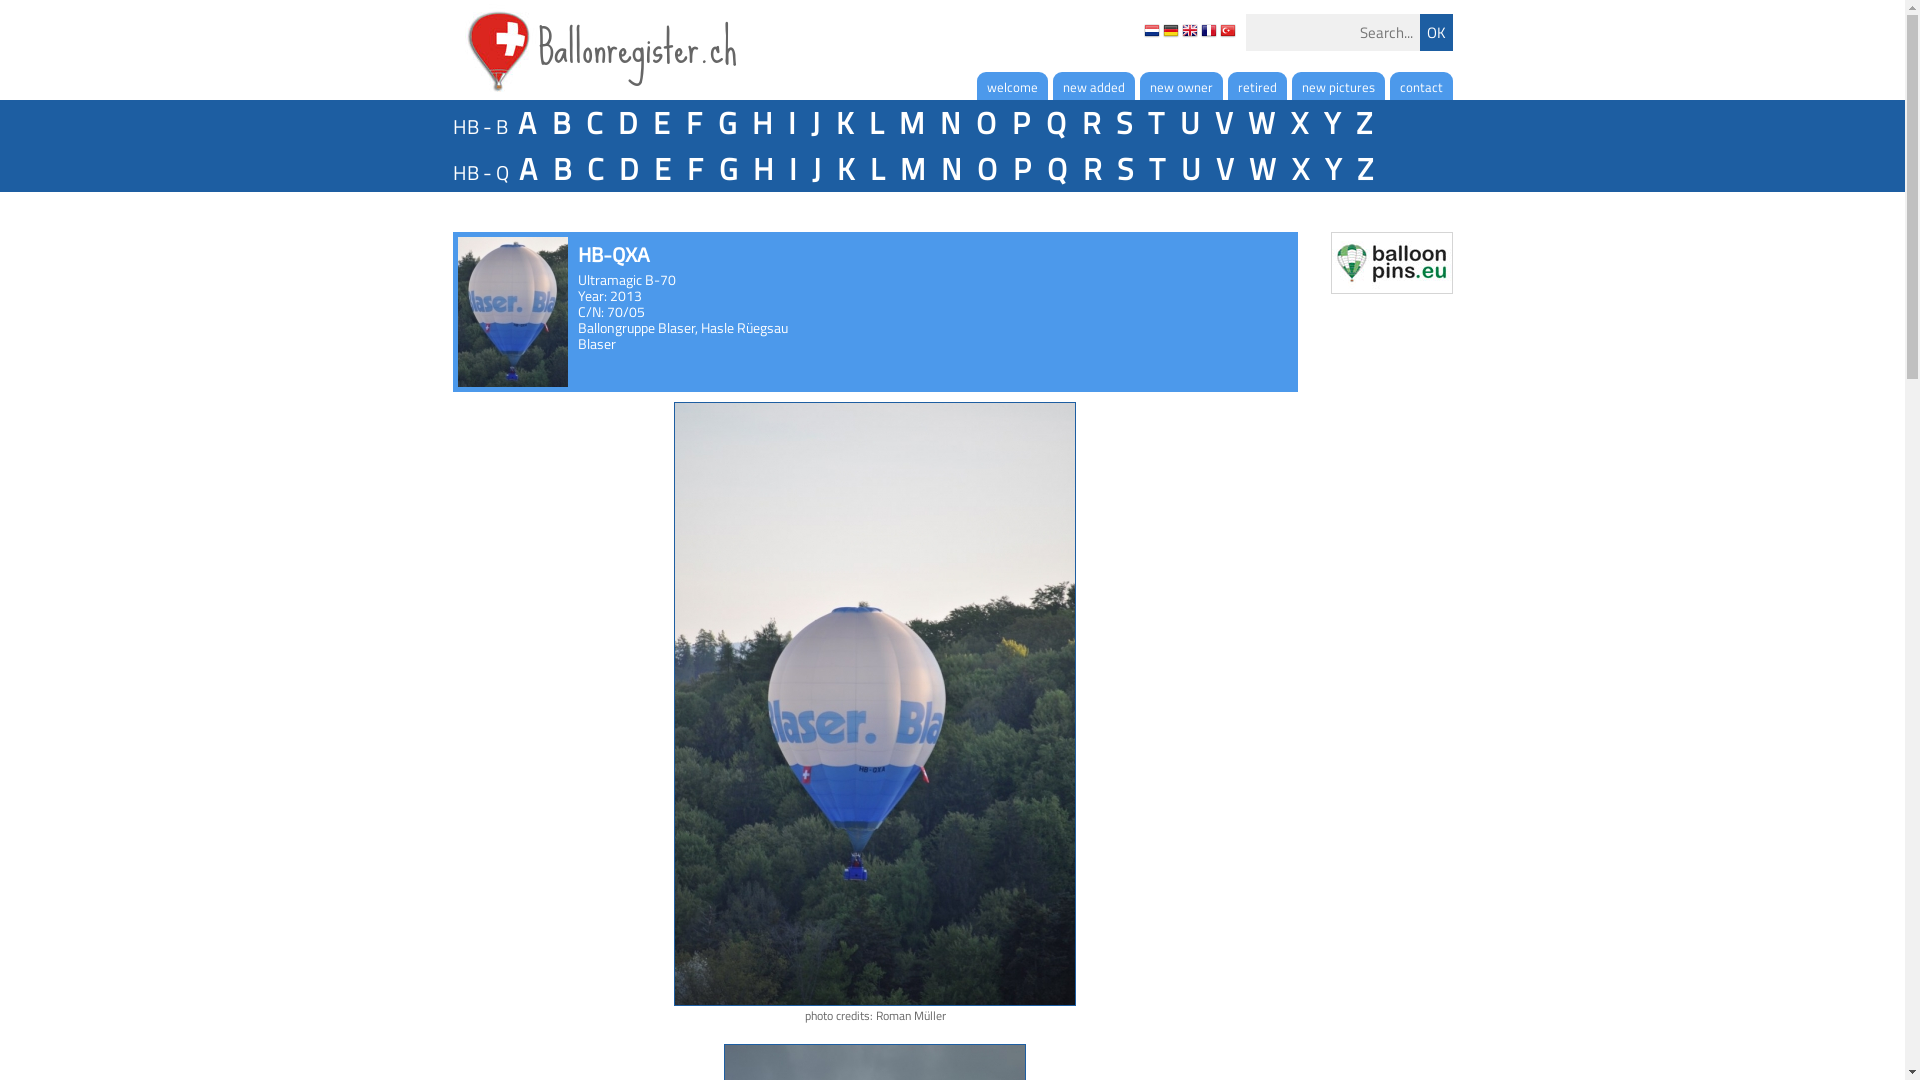 The width and height of the screenshot is (1920, 1080). What do you see at coordinates (830, 168) in the screenshot?
I see `'K'` at bounding box center [830, 168].